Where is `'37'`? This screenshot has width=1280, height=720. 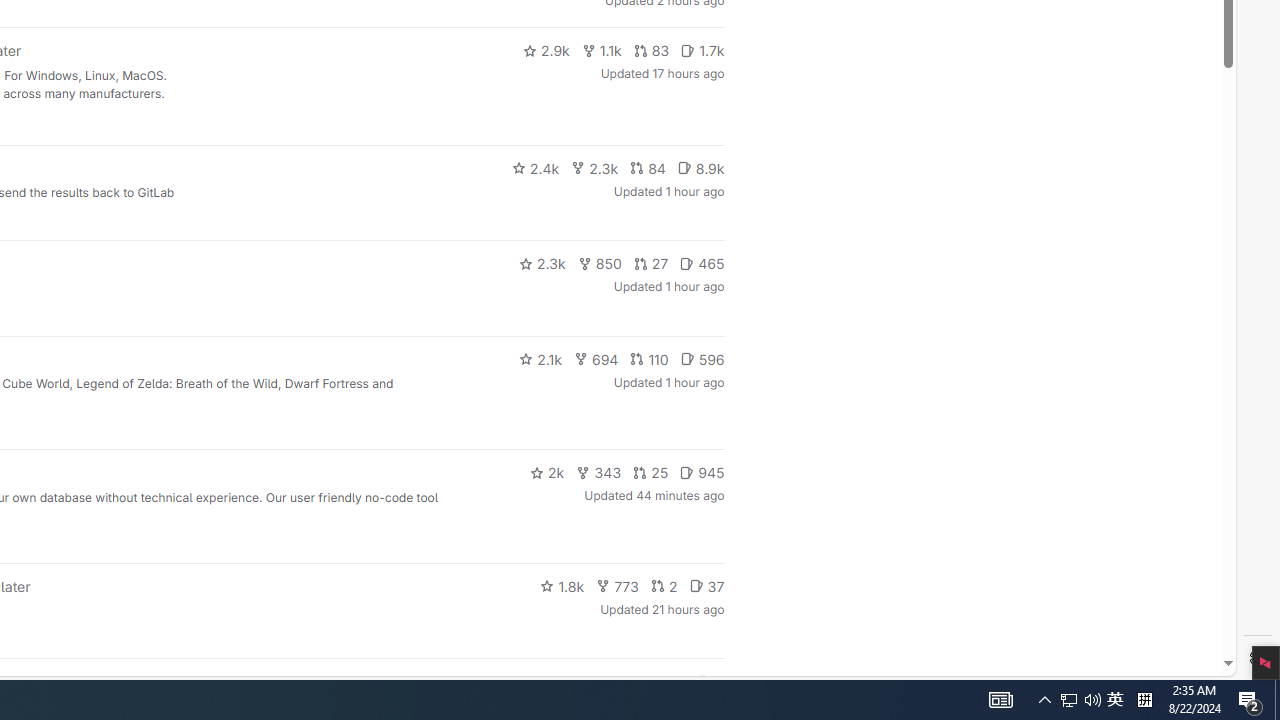 '37' is located at coordinates (706, 585).